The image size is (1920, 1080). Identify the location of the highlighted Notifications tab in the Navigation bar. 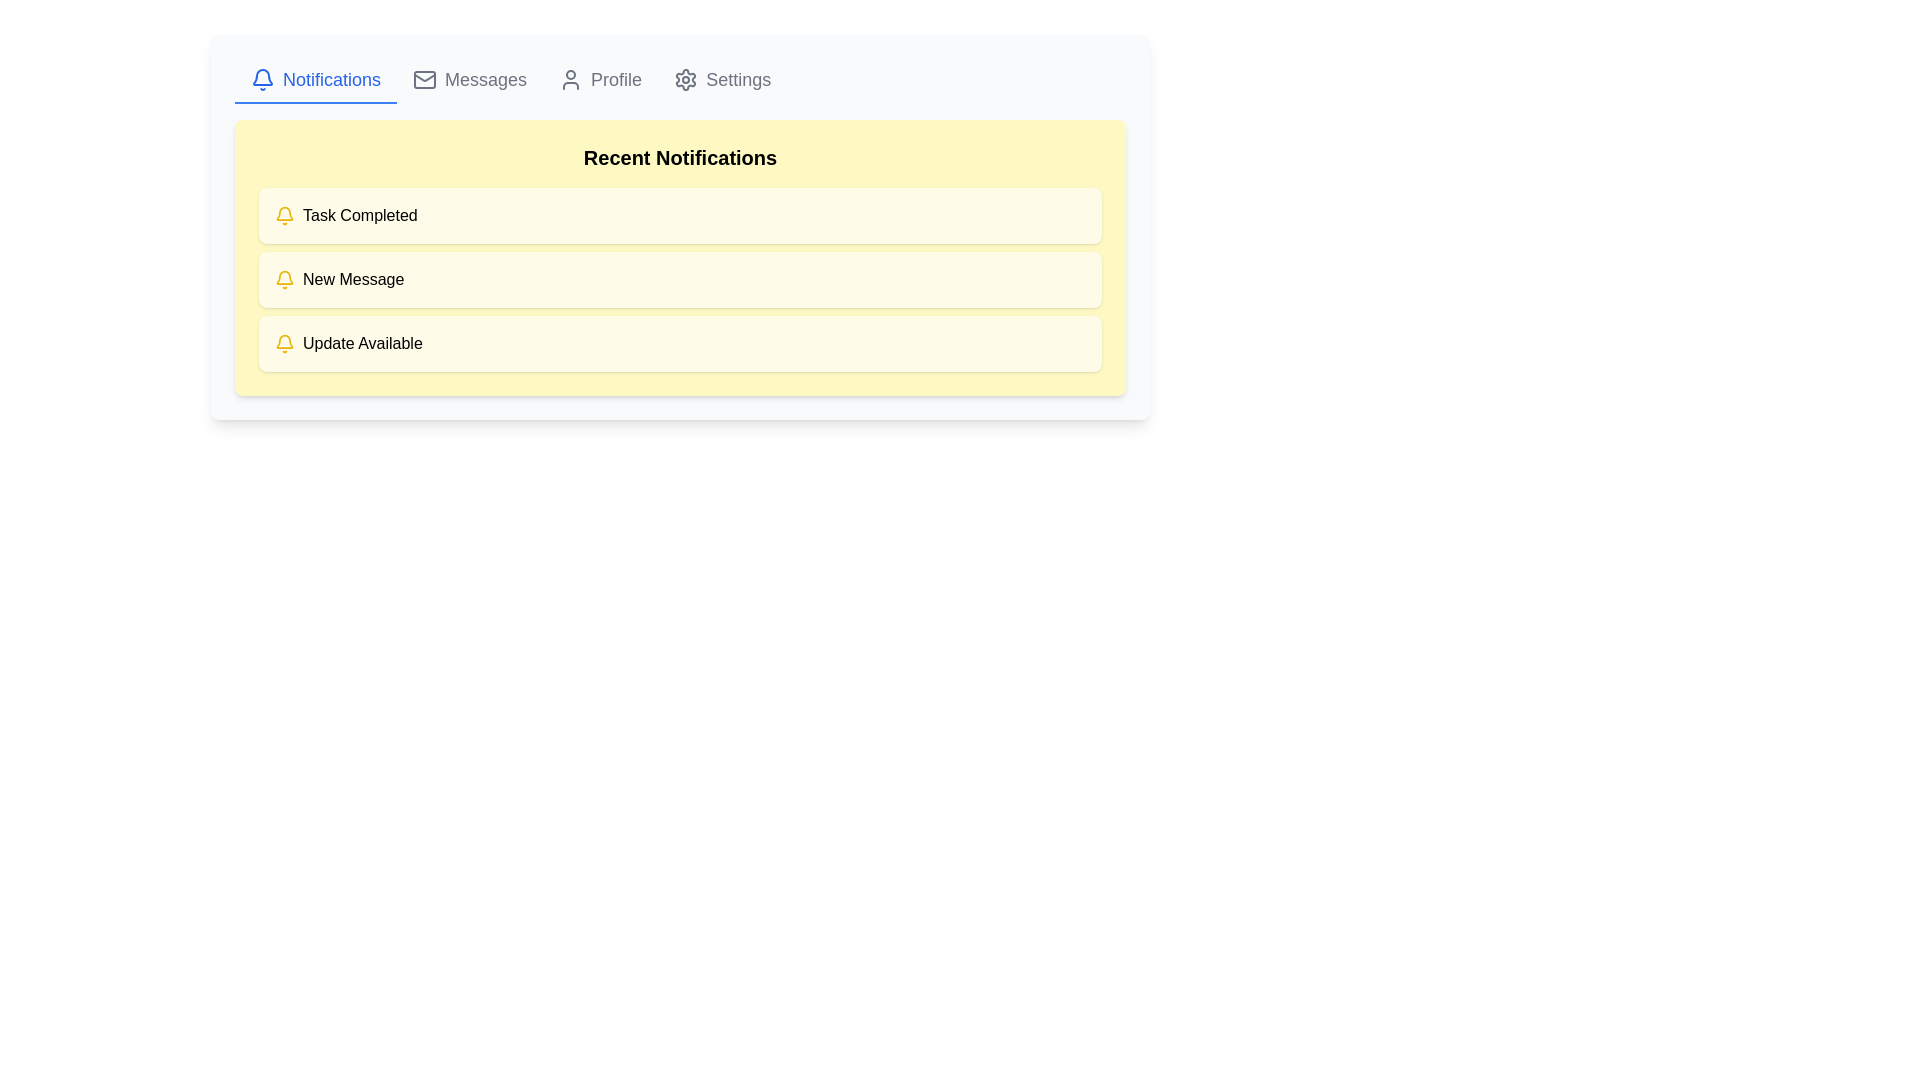
(680, 80).